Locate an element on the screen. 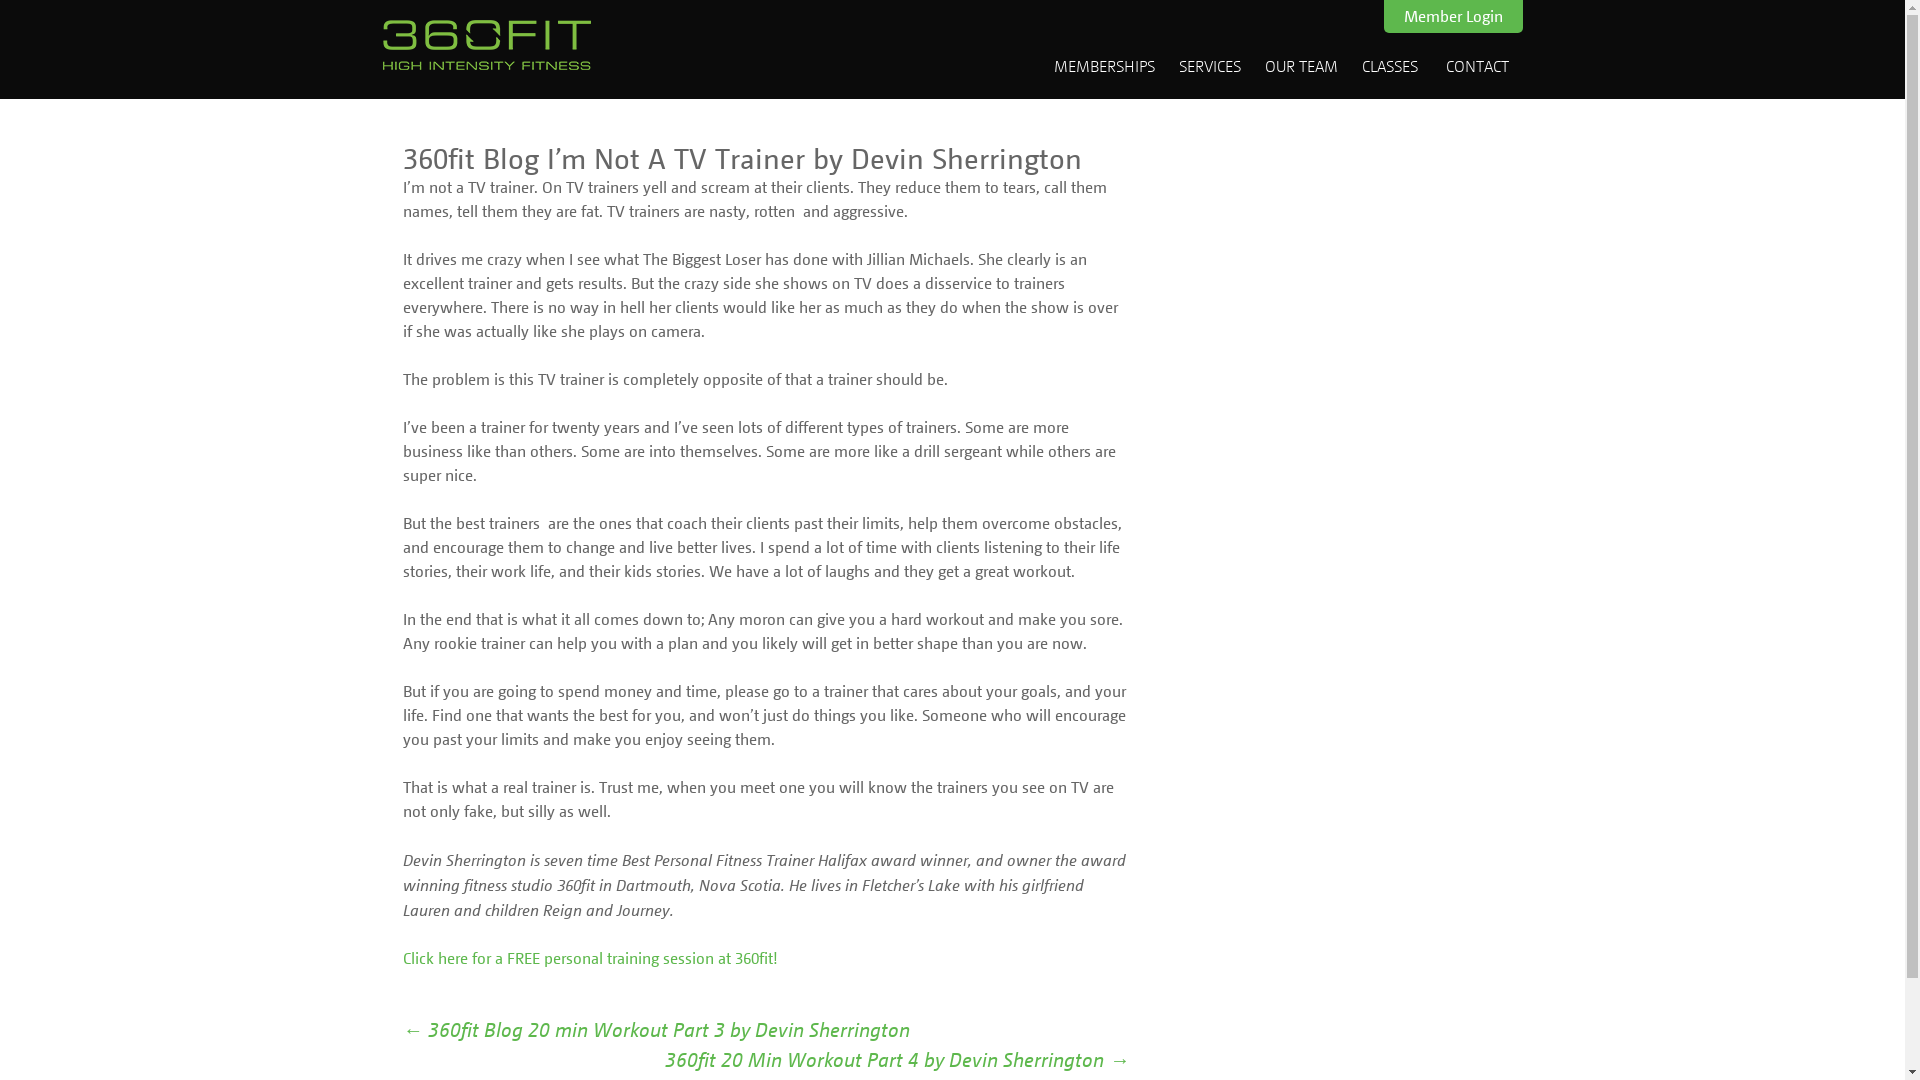 This screenshot has width=1920, height=1080. 'Click here for a FREE personal training session at 360fit!' is located at coordinates (588, 956).